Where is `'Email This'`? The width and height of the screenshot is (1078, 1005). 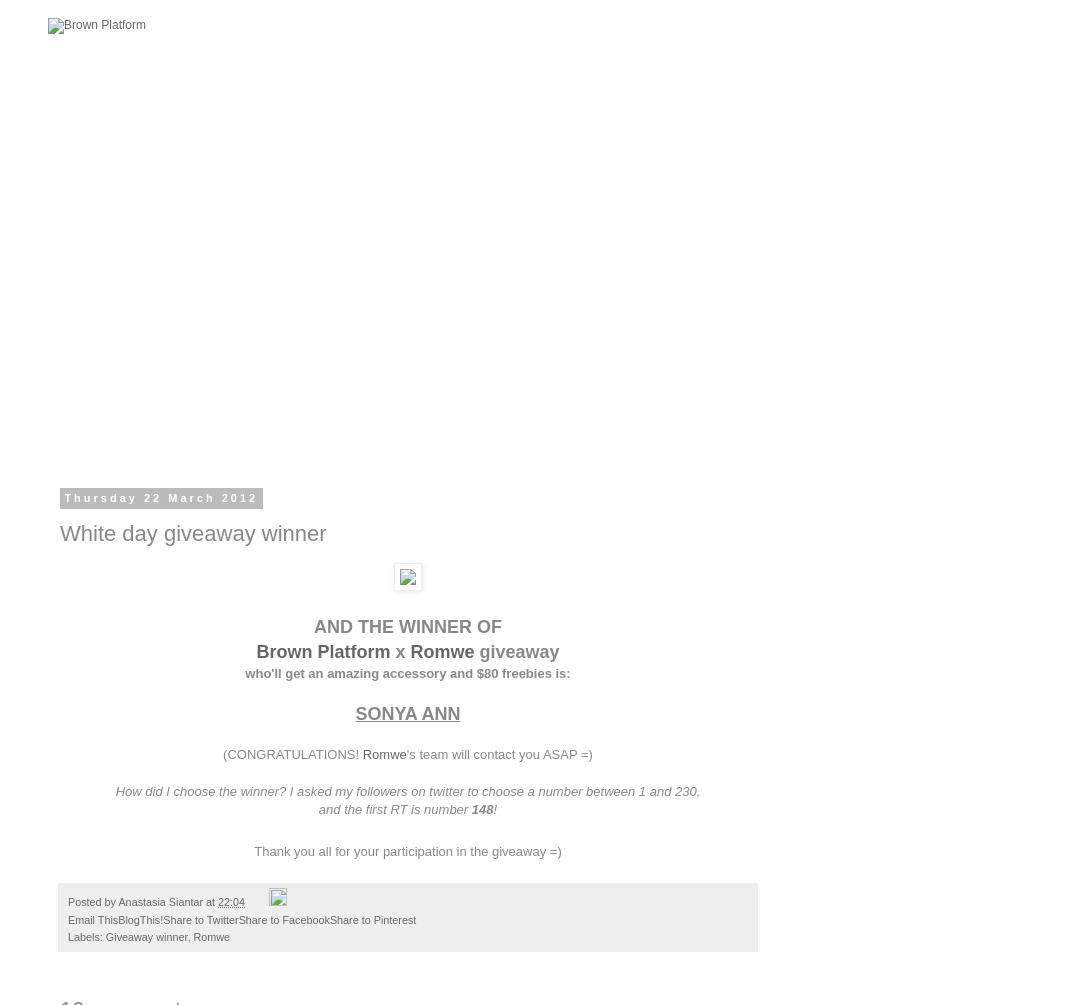
'Email This' is located at coordinates (92, 917).